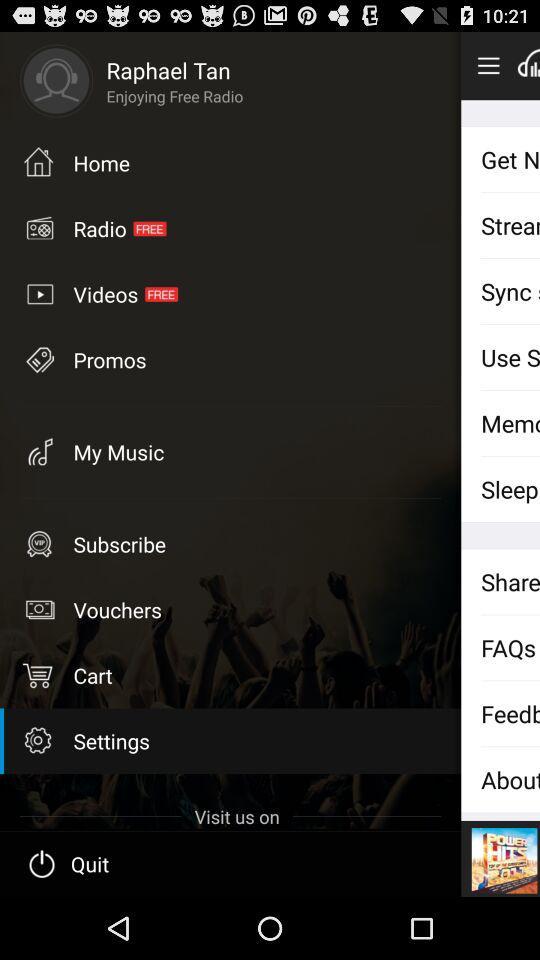 The width and height of the screenshot is (540, 960). Describe the element at coordinates (528, 65) in the screenshot. I see `music` at that location.